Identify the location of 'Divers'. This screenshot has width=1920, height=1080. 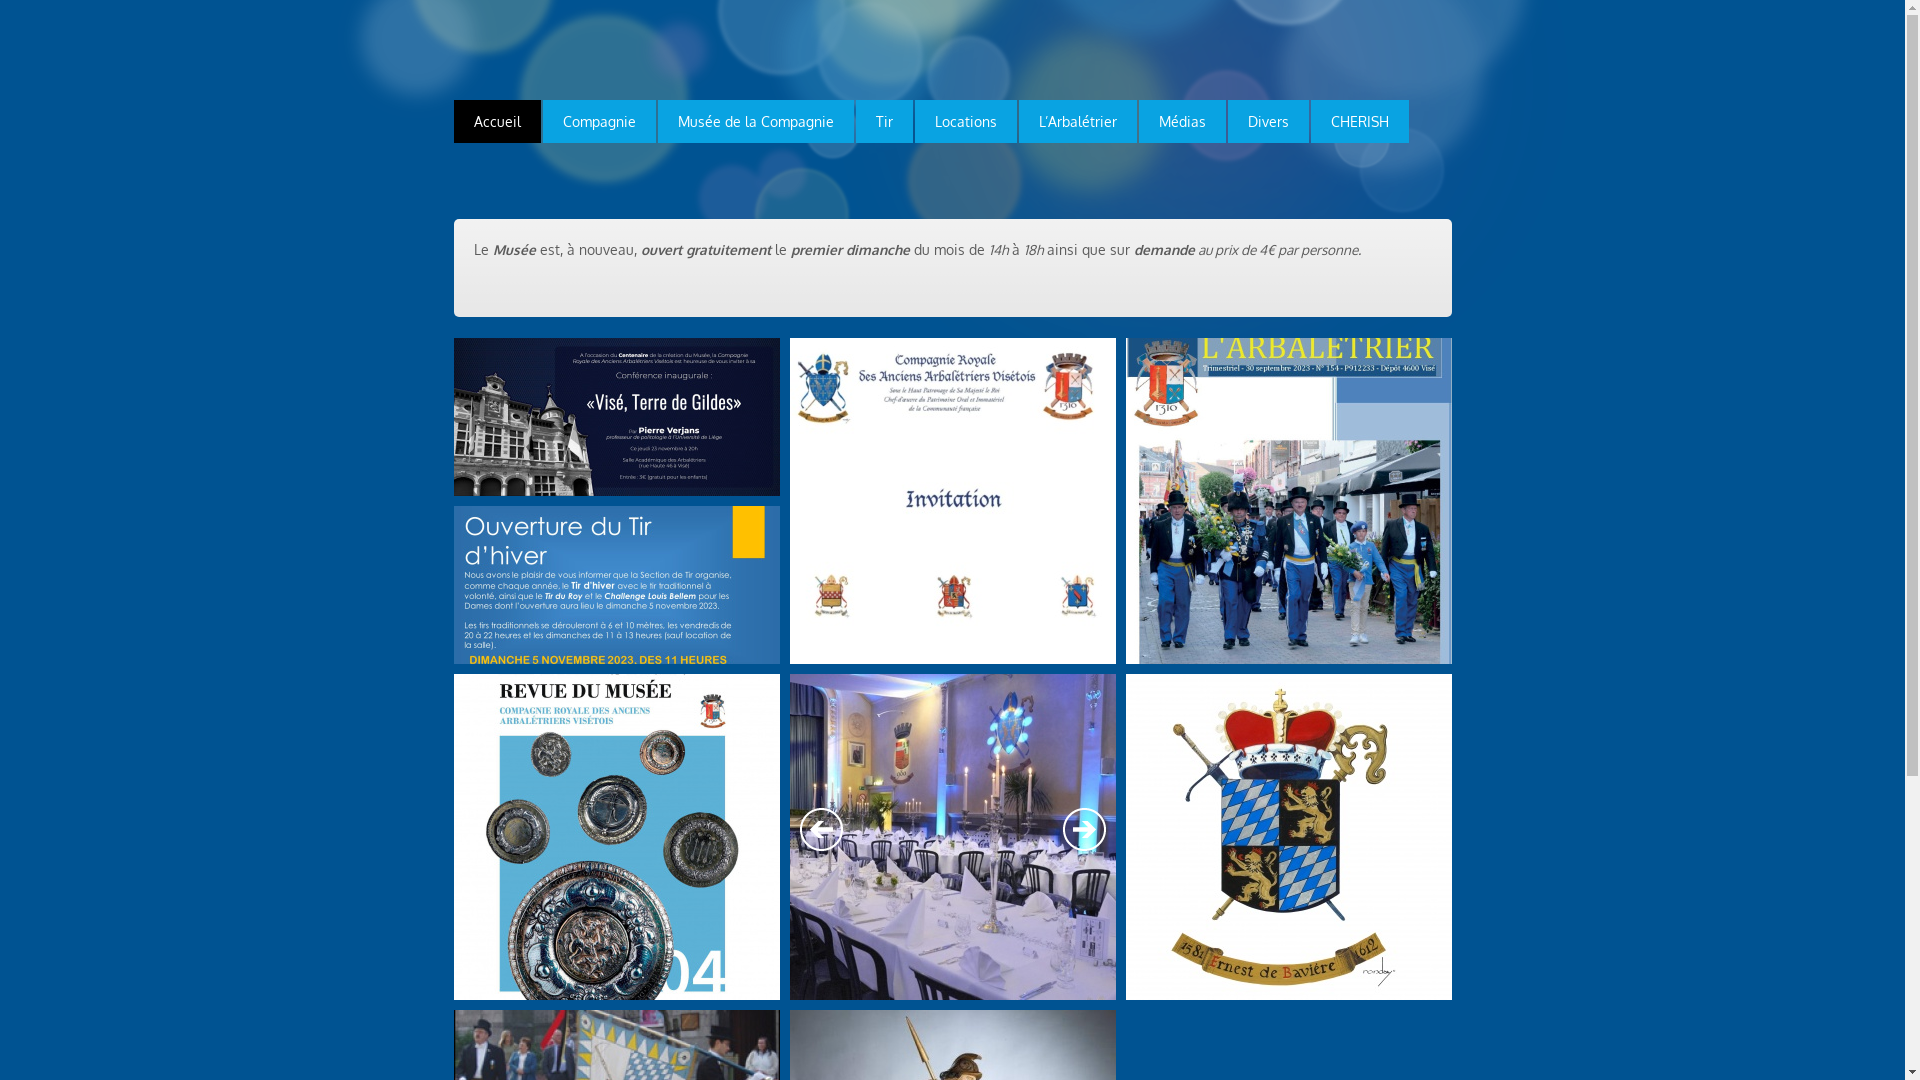
(1267, 121).